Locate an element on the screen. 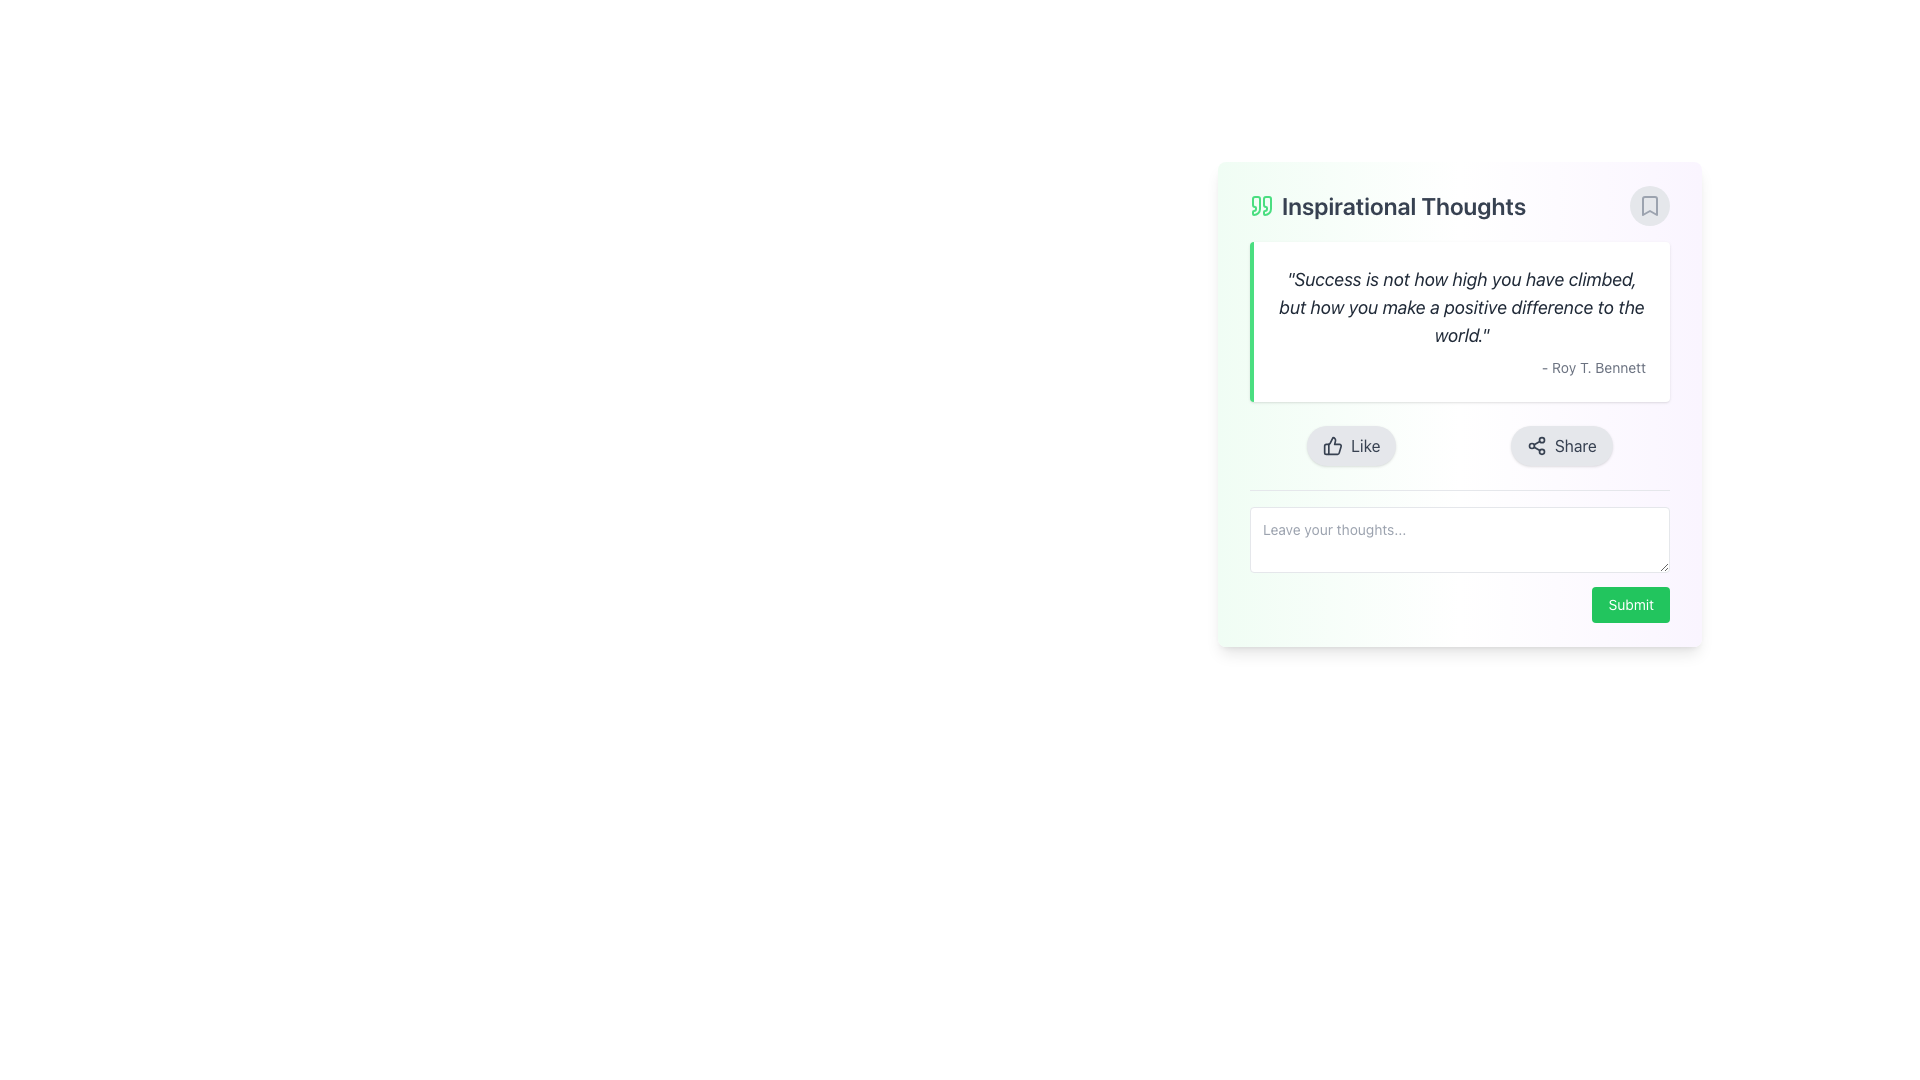 The image size is (1920, 1080). the small share icon located inside the 'Share' button at the bottom right of the content panel is located at coordinates (1535, 445).